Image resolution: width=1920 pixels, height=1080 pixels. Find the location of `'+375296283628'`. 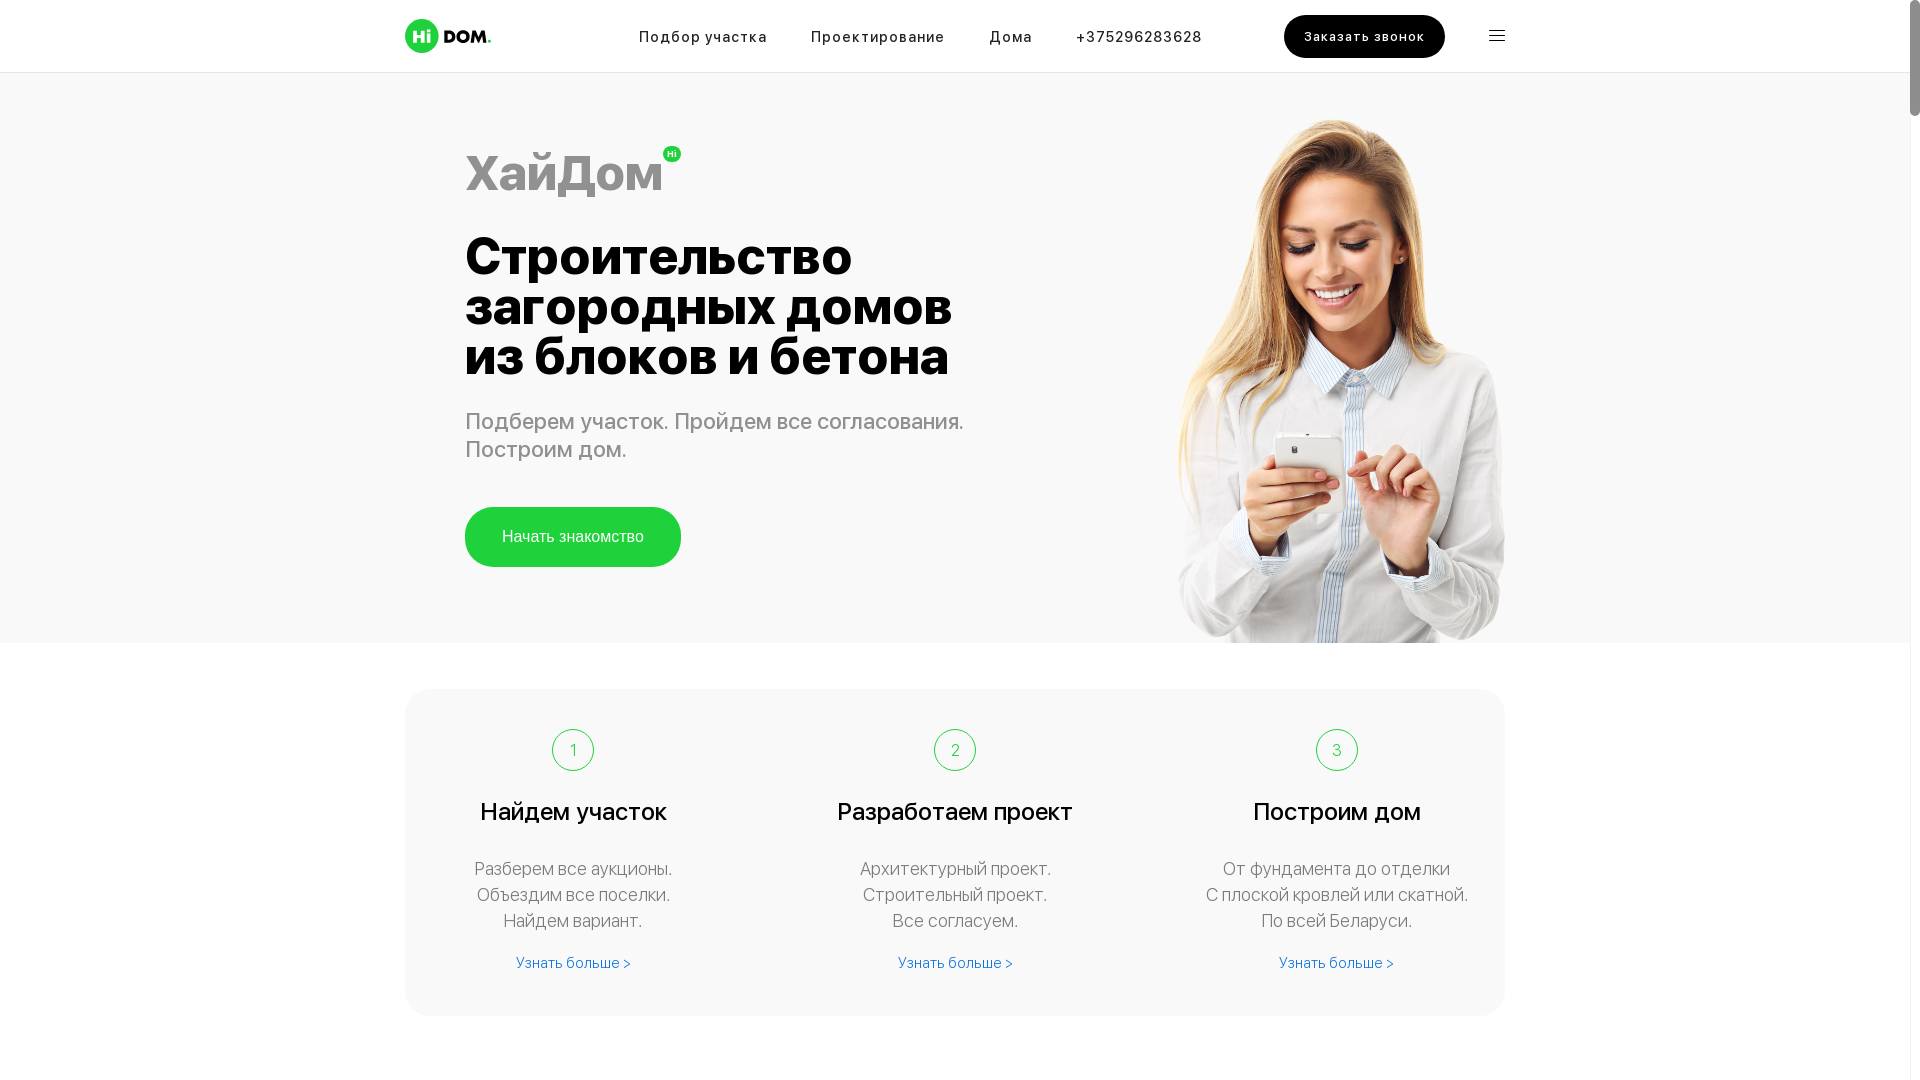

'+375296283628' is located at coordinates (1138, 40).